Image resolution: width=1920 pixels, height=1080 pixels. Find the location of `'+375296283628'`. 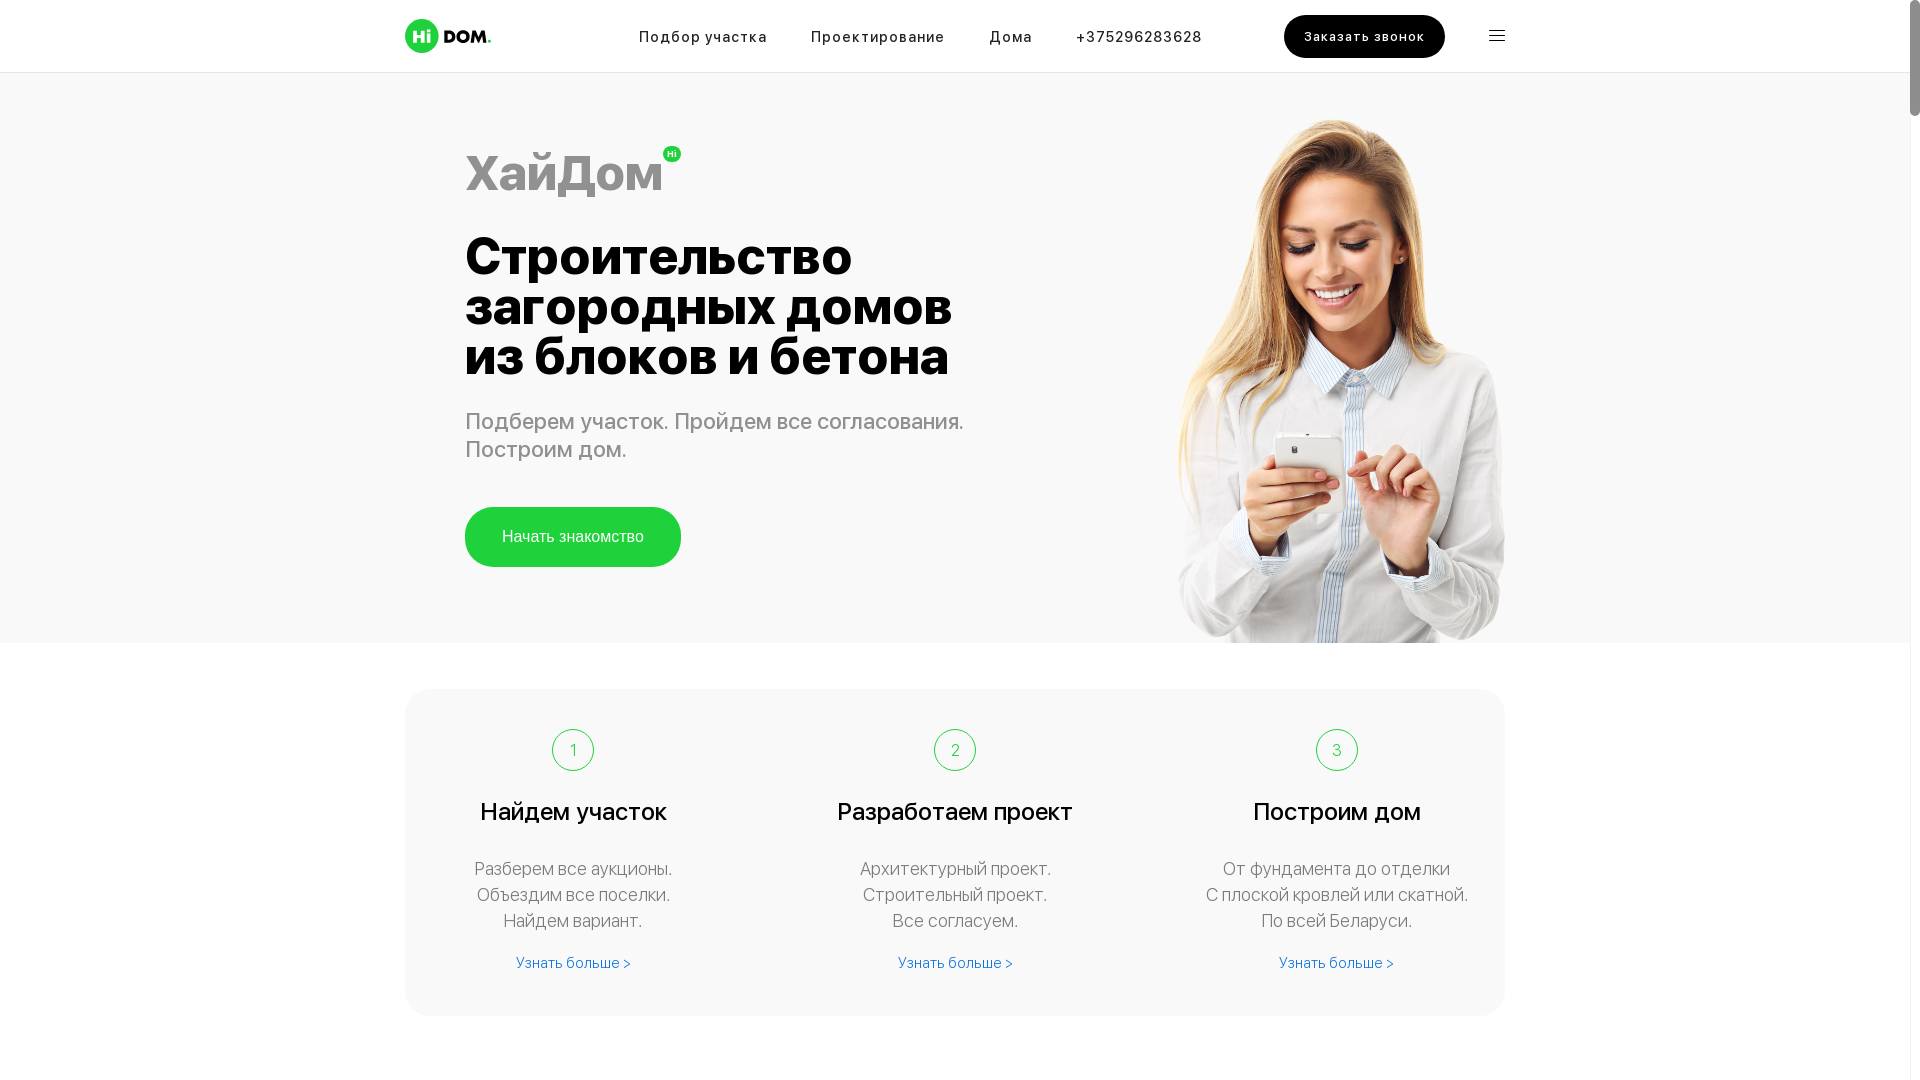

'+375296283628' is located at coordinates (1138, 40).